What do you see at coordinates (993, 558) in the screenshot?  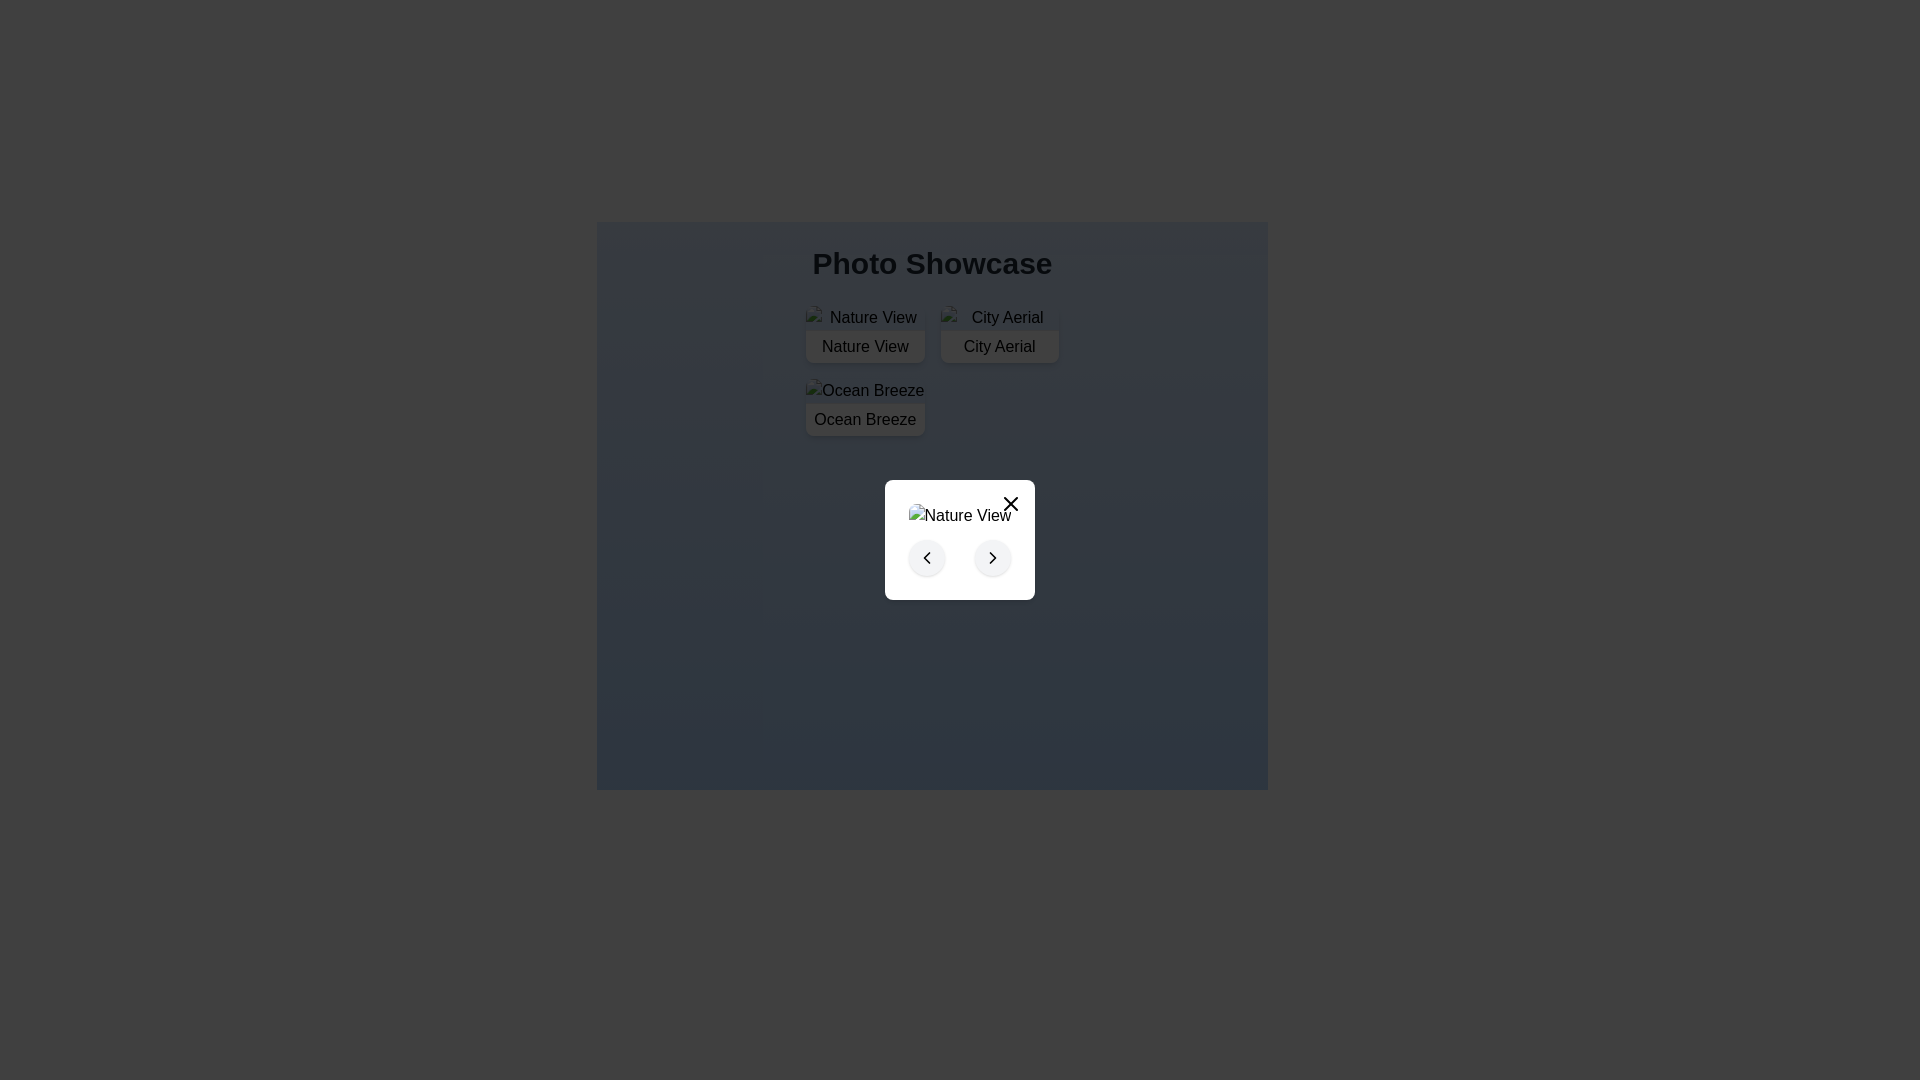 I see `the right-pointing arrow icon button with a grey background` at bounding box center [993, 558].